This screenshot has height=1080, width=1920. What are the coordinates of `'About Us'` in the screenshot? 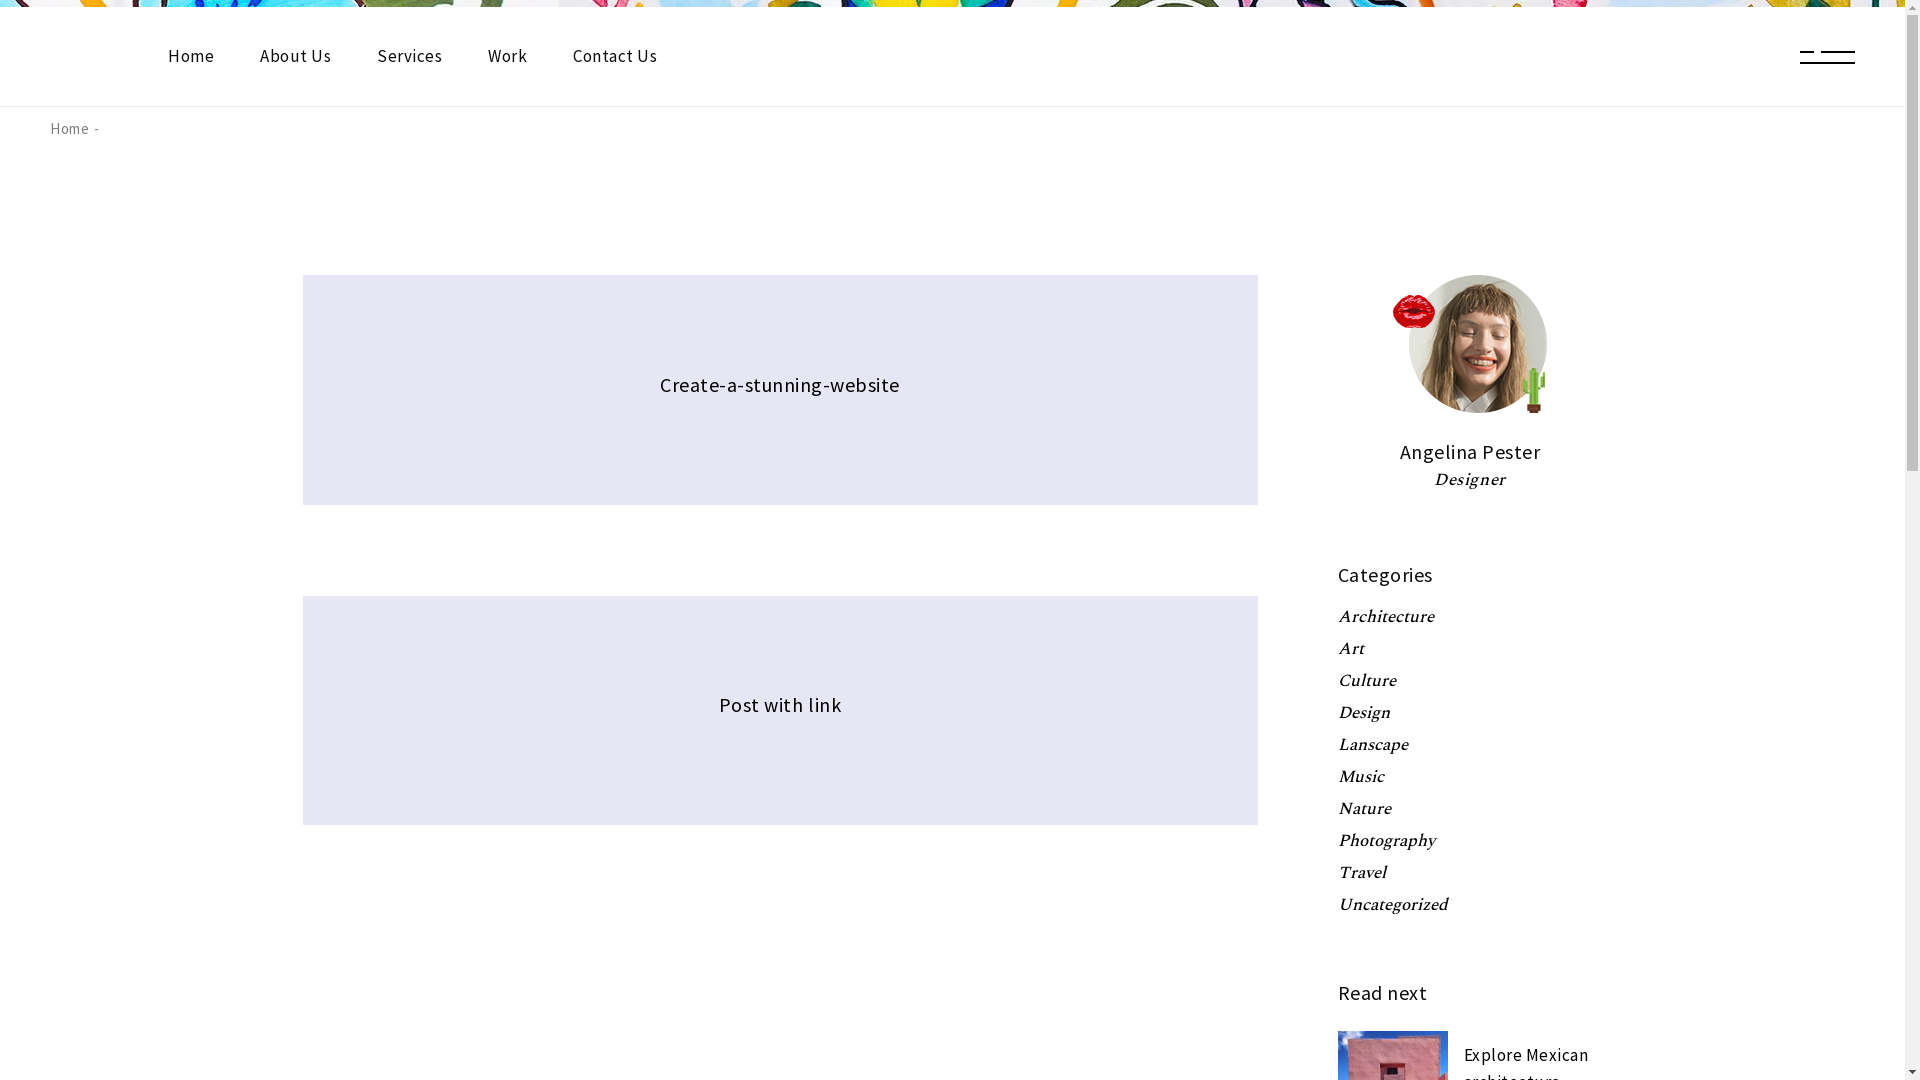 It's located at (868, 716).